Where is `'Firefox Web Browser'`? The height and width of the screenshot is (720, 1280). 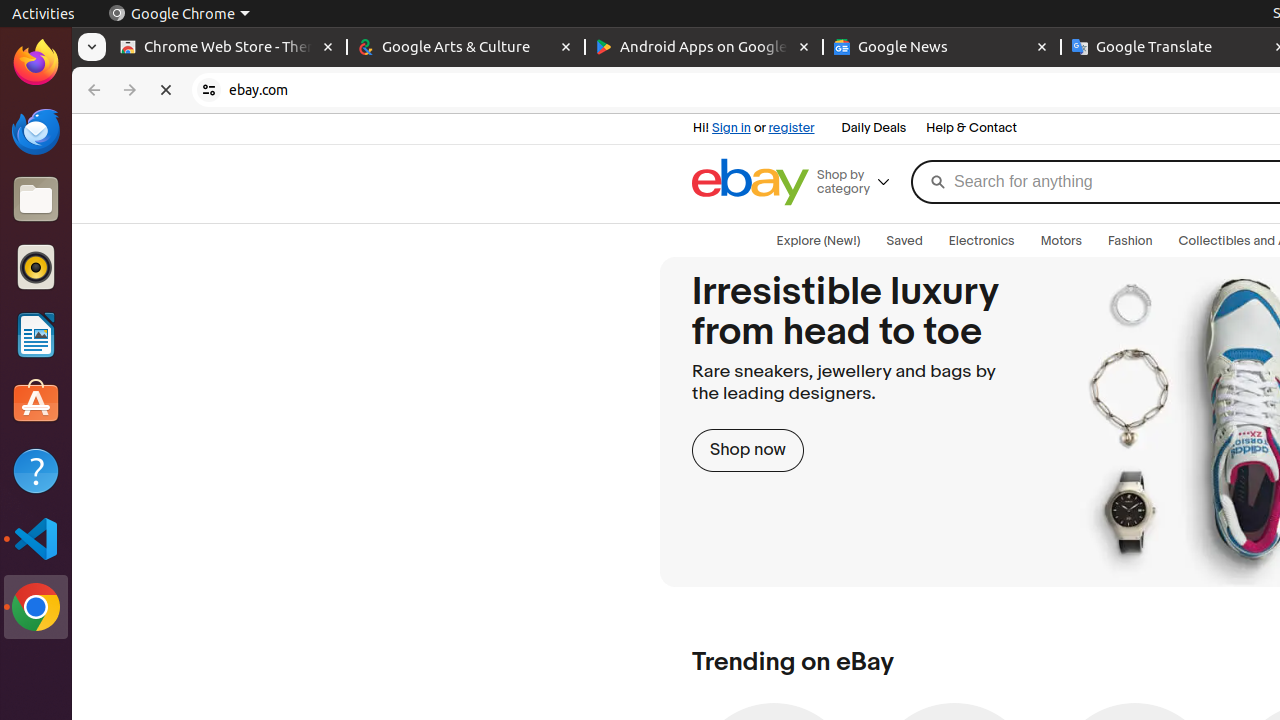
'Firefox Web Browser' is located at coordinates (35, 61).